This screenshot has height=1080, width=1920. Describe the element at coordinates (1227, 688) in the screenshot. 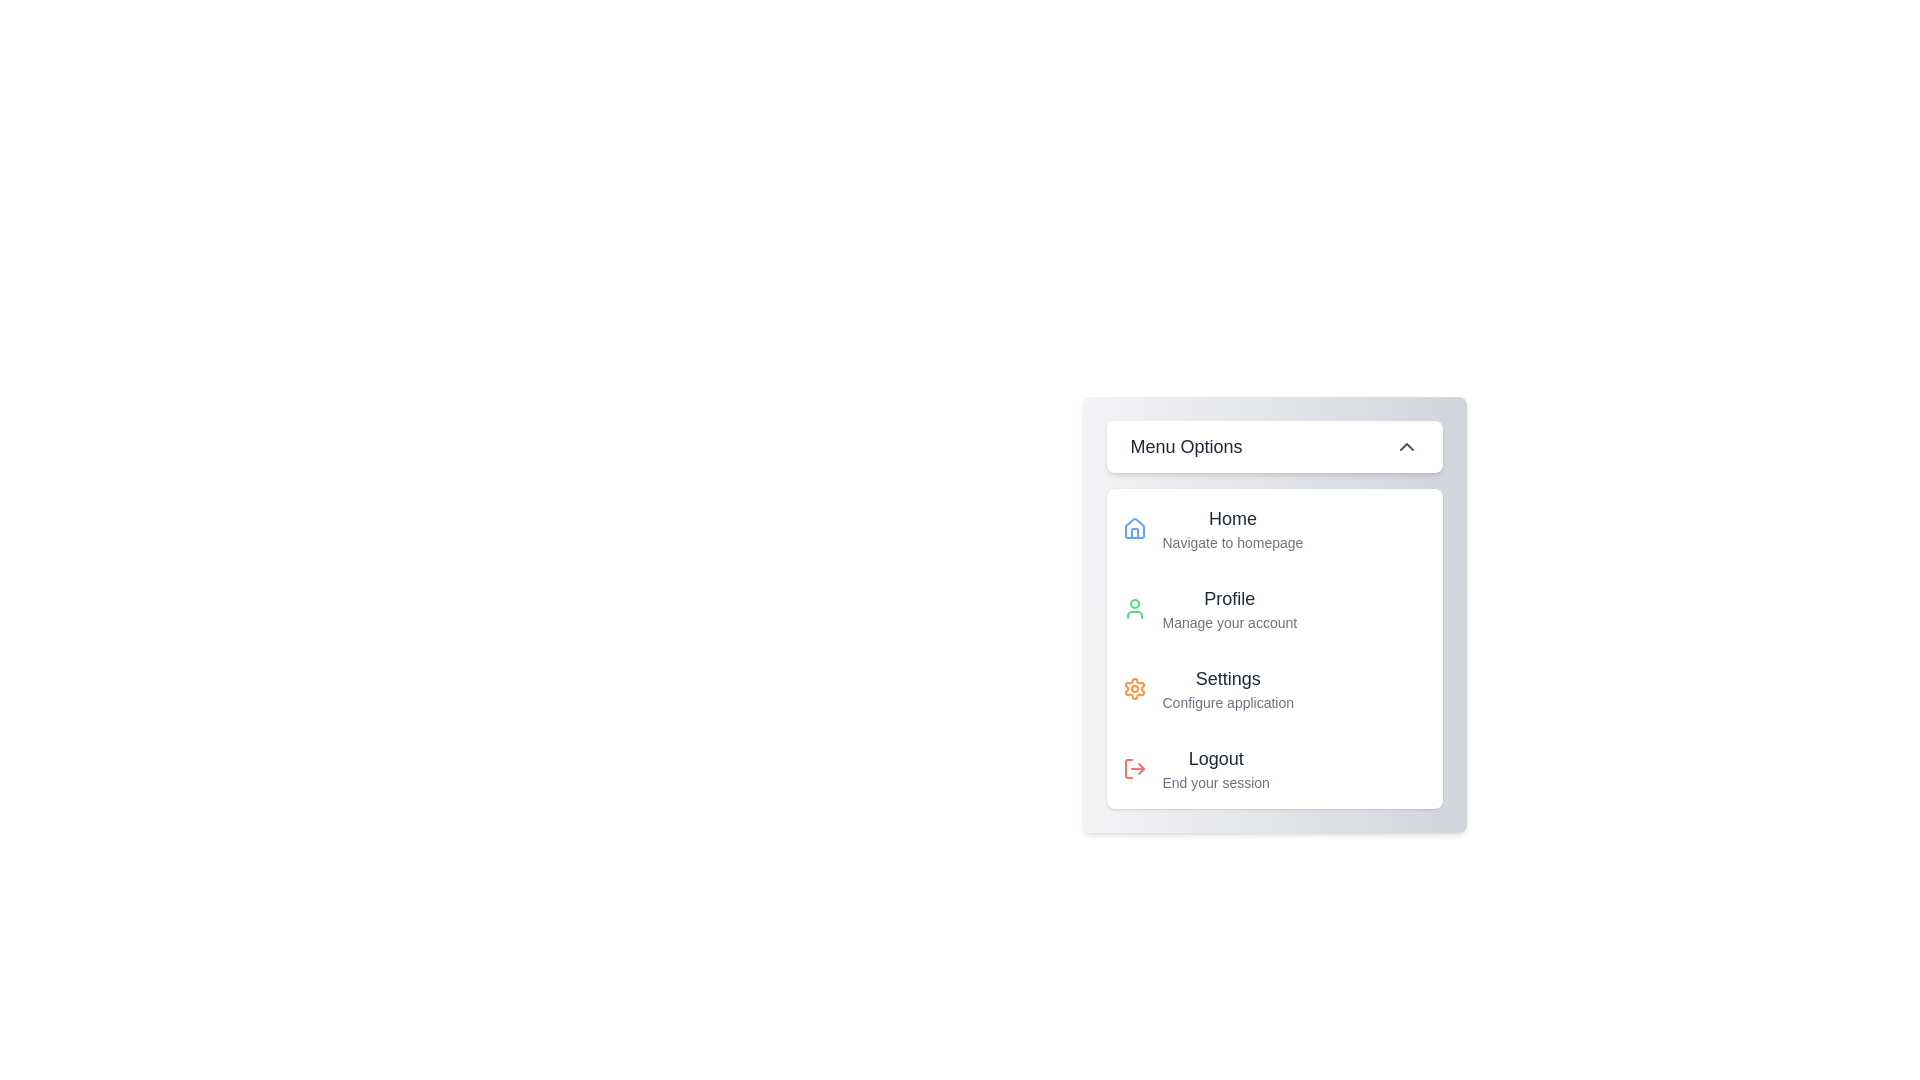

I see `the third menu item labeled as 'Settings' within the 'Menu Options'` at that location.